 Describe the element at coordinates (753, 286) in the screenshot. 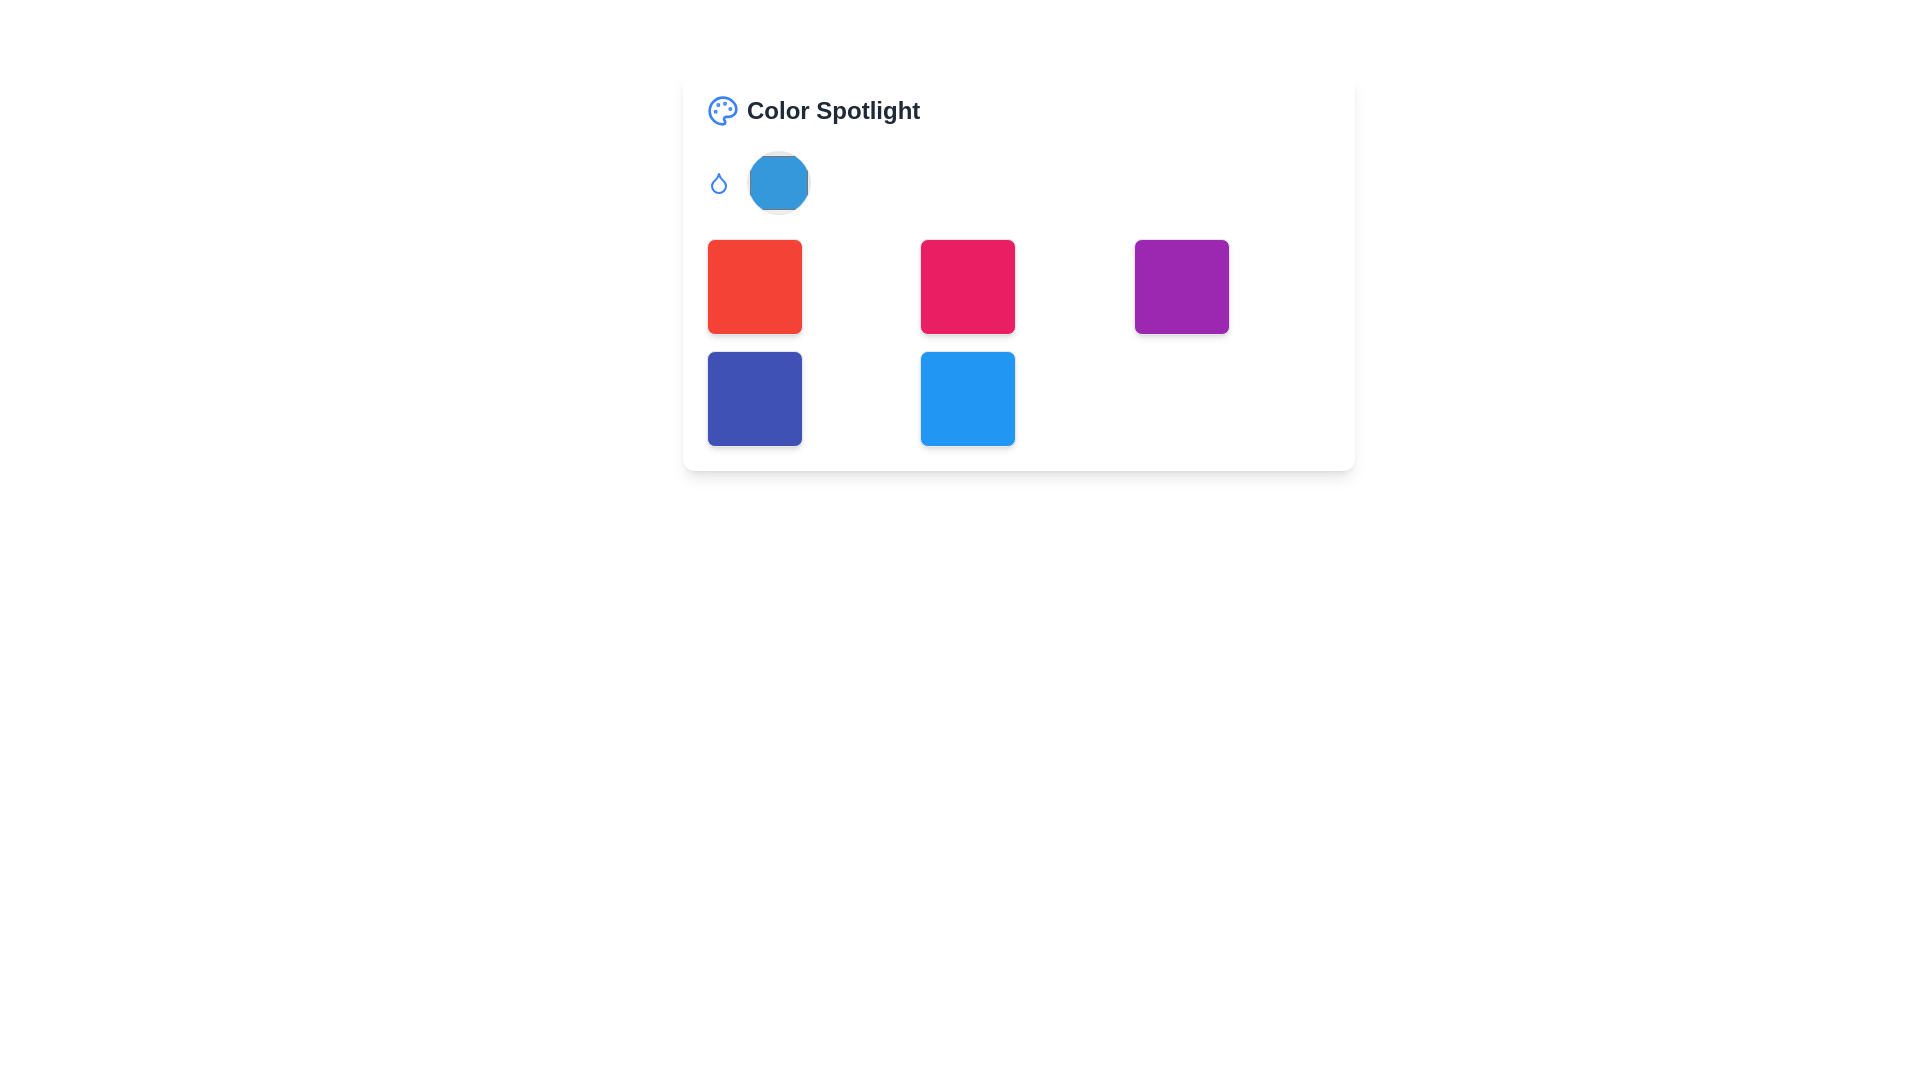

I see `the upper-left red rounded square` at that location.